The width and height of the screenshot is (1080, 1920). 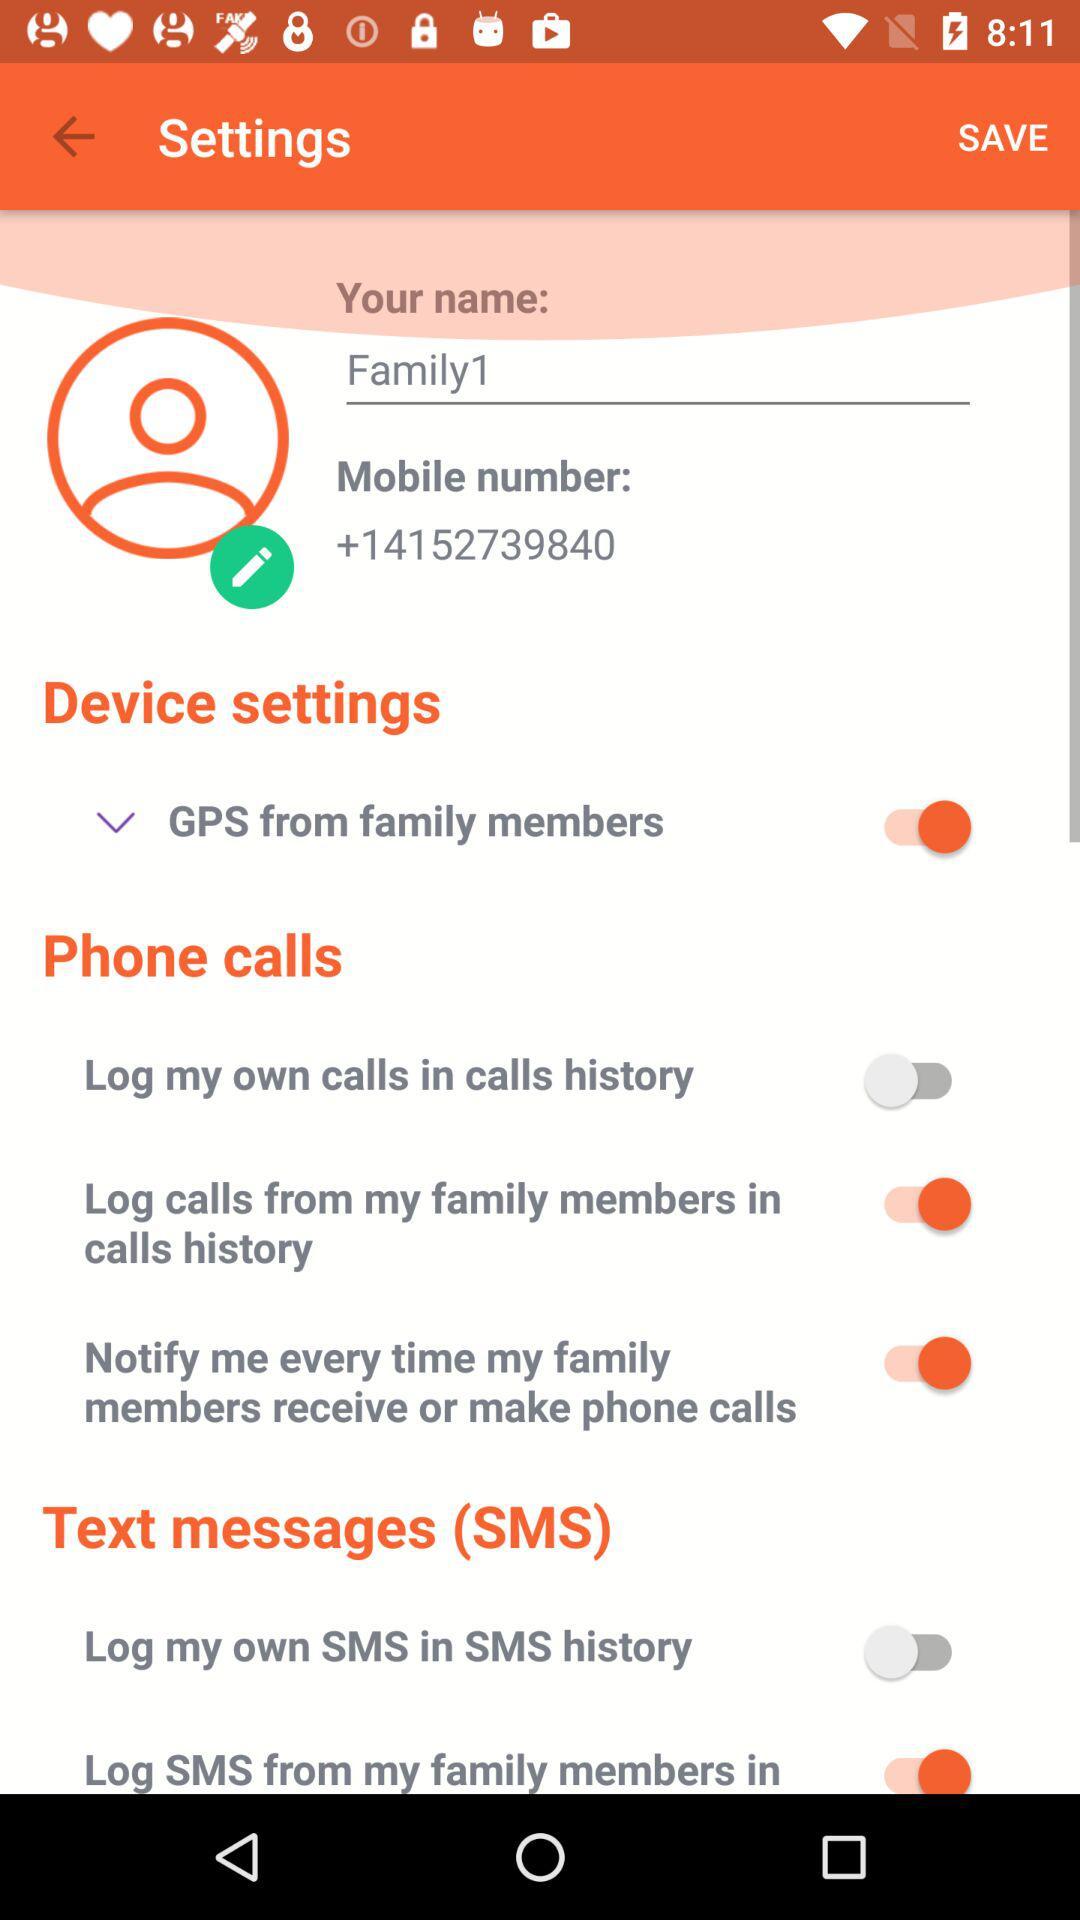 What do you see at coordinates (72, 135) in the screenshot?
I see `item next to settings` at bounding box center [72, 135].